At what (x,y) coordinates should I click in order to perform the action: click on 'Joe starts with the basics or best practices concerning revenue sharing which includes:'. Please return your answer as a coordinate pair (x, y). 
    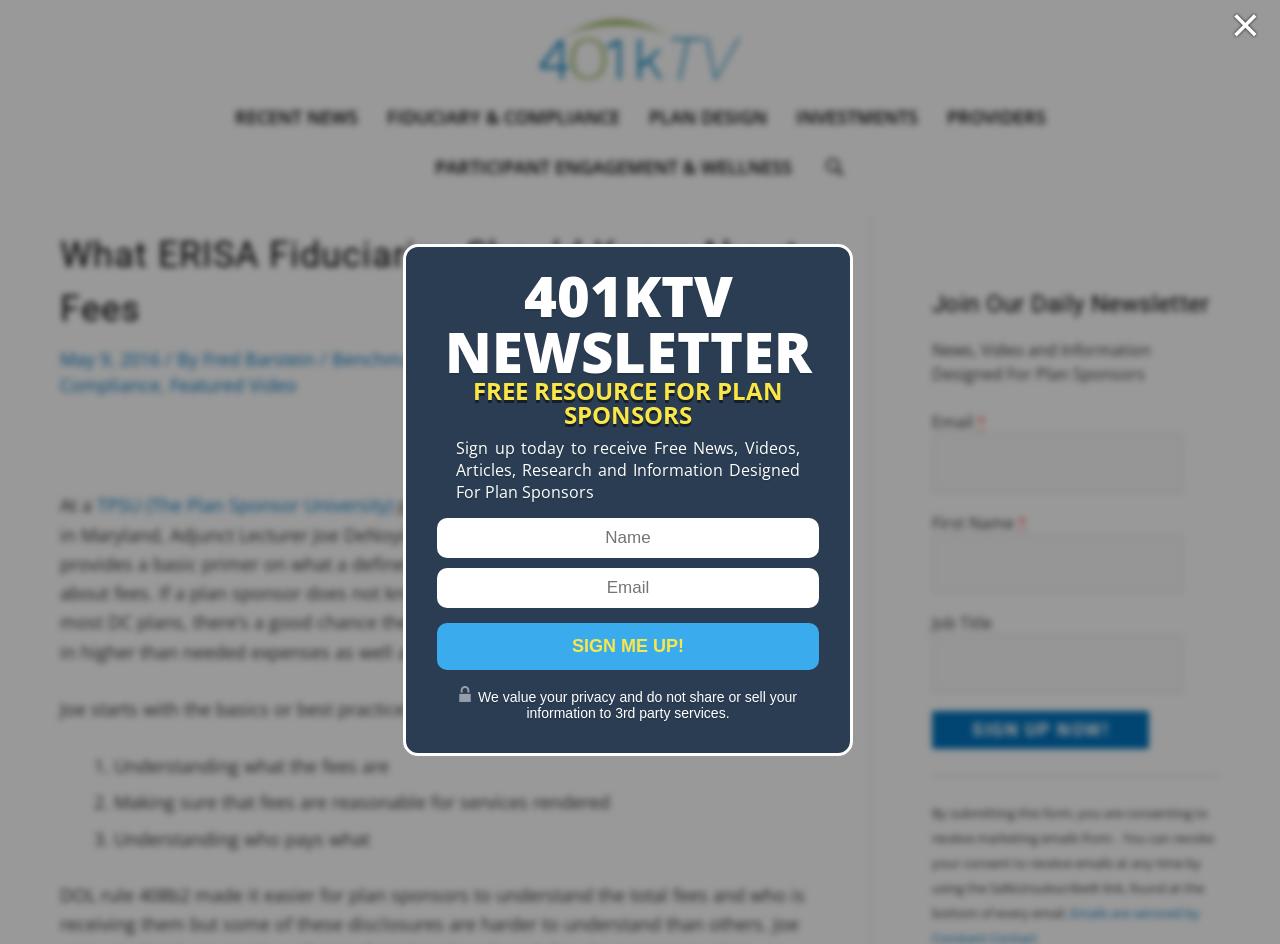
    Looking at the image, I should click on (423, 708).